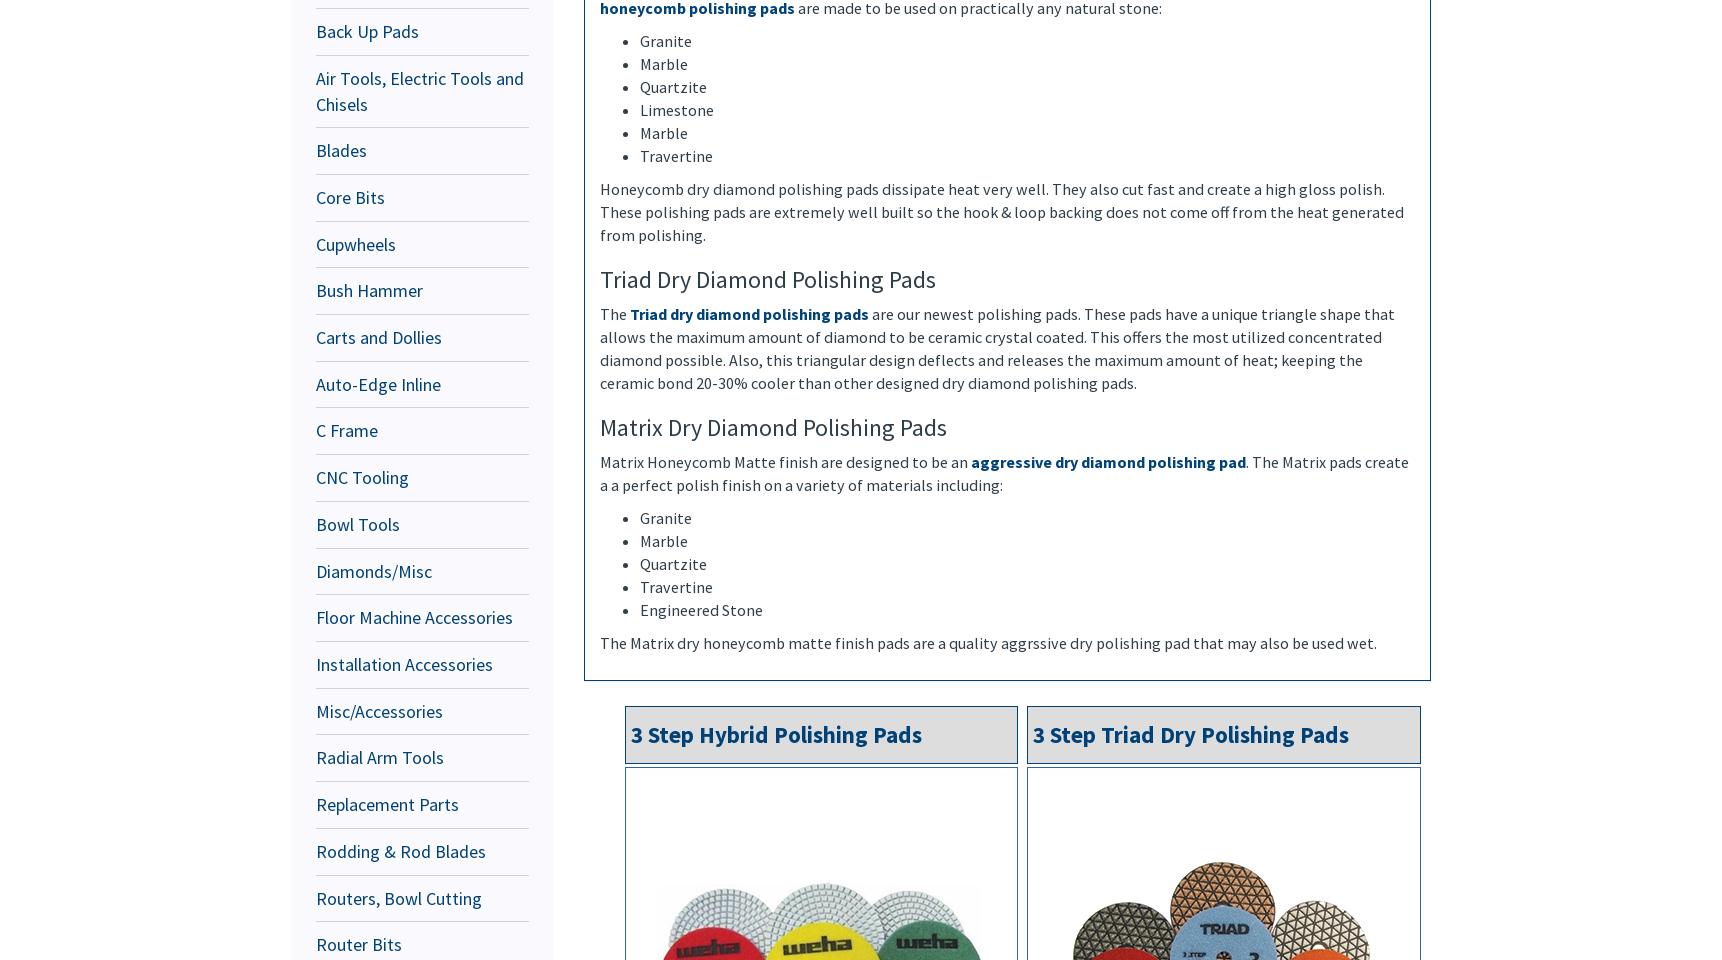  I want to click on 'Floor Machine Accessories', so click(414, 616).